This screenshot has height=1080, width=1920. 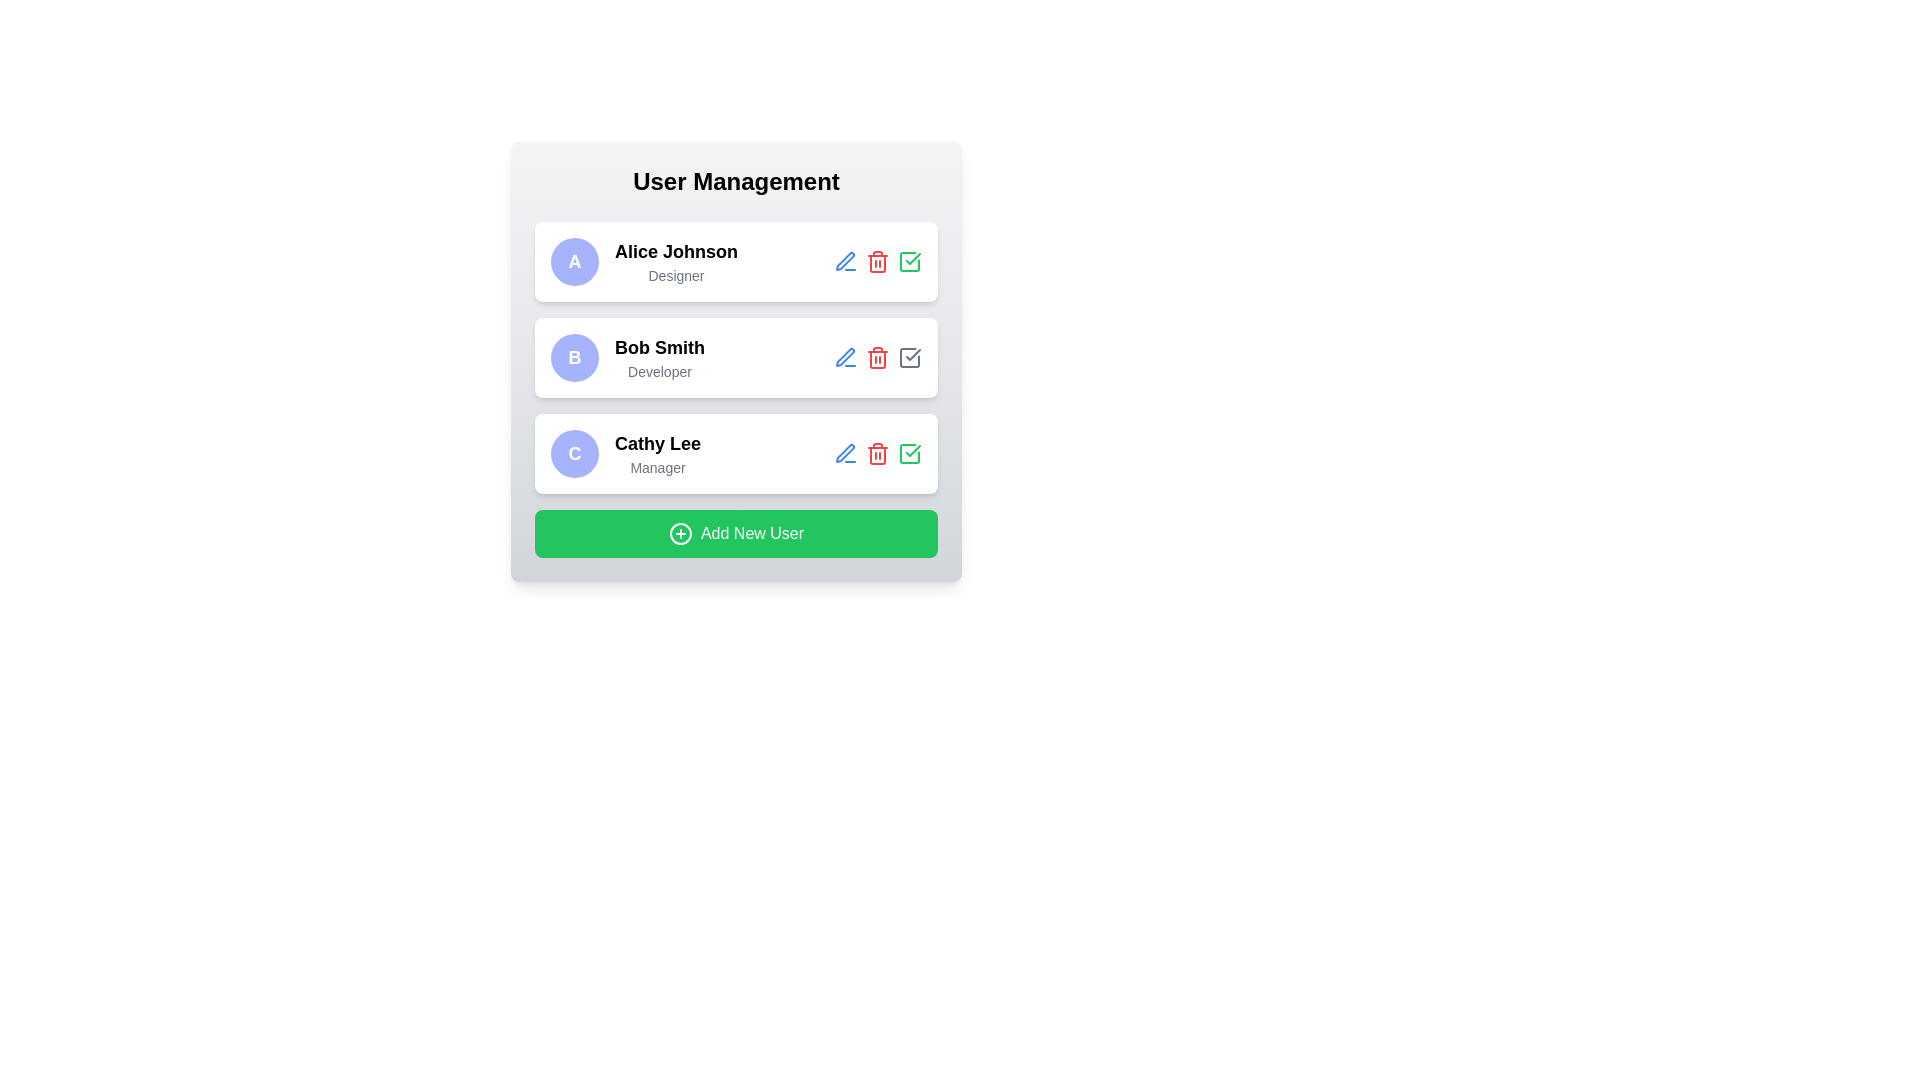 What do you see at coordinates (657, 442) in the screenshot?
I see `the text label displaying 'Cathy Lee', which is styled in bold and positioned above the designation label 'Manager' in the user card` at bounding box center [657, 442].